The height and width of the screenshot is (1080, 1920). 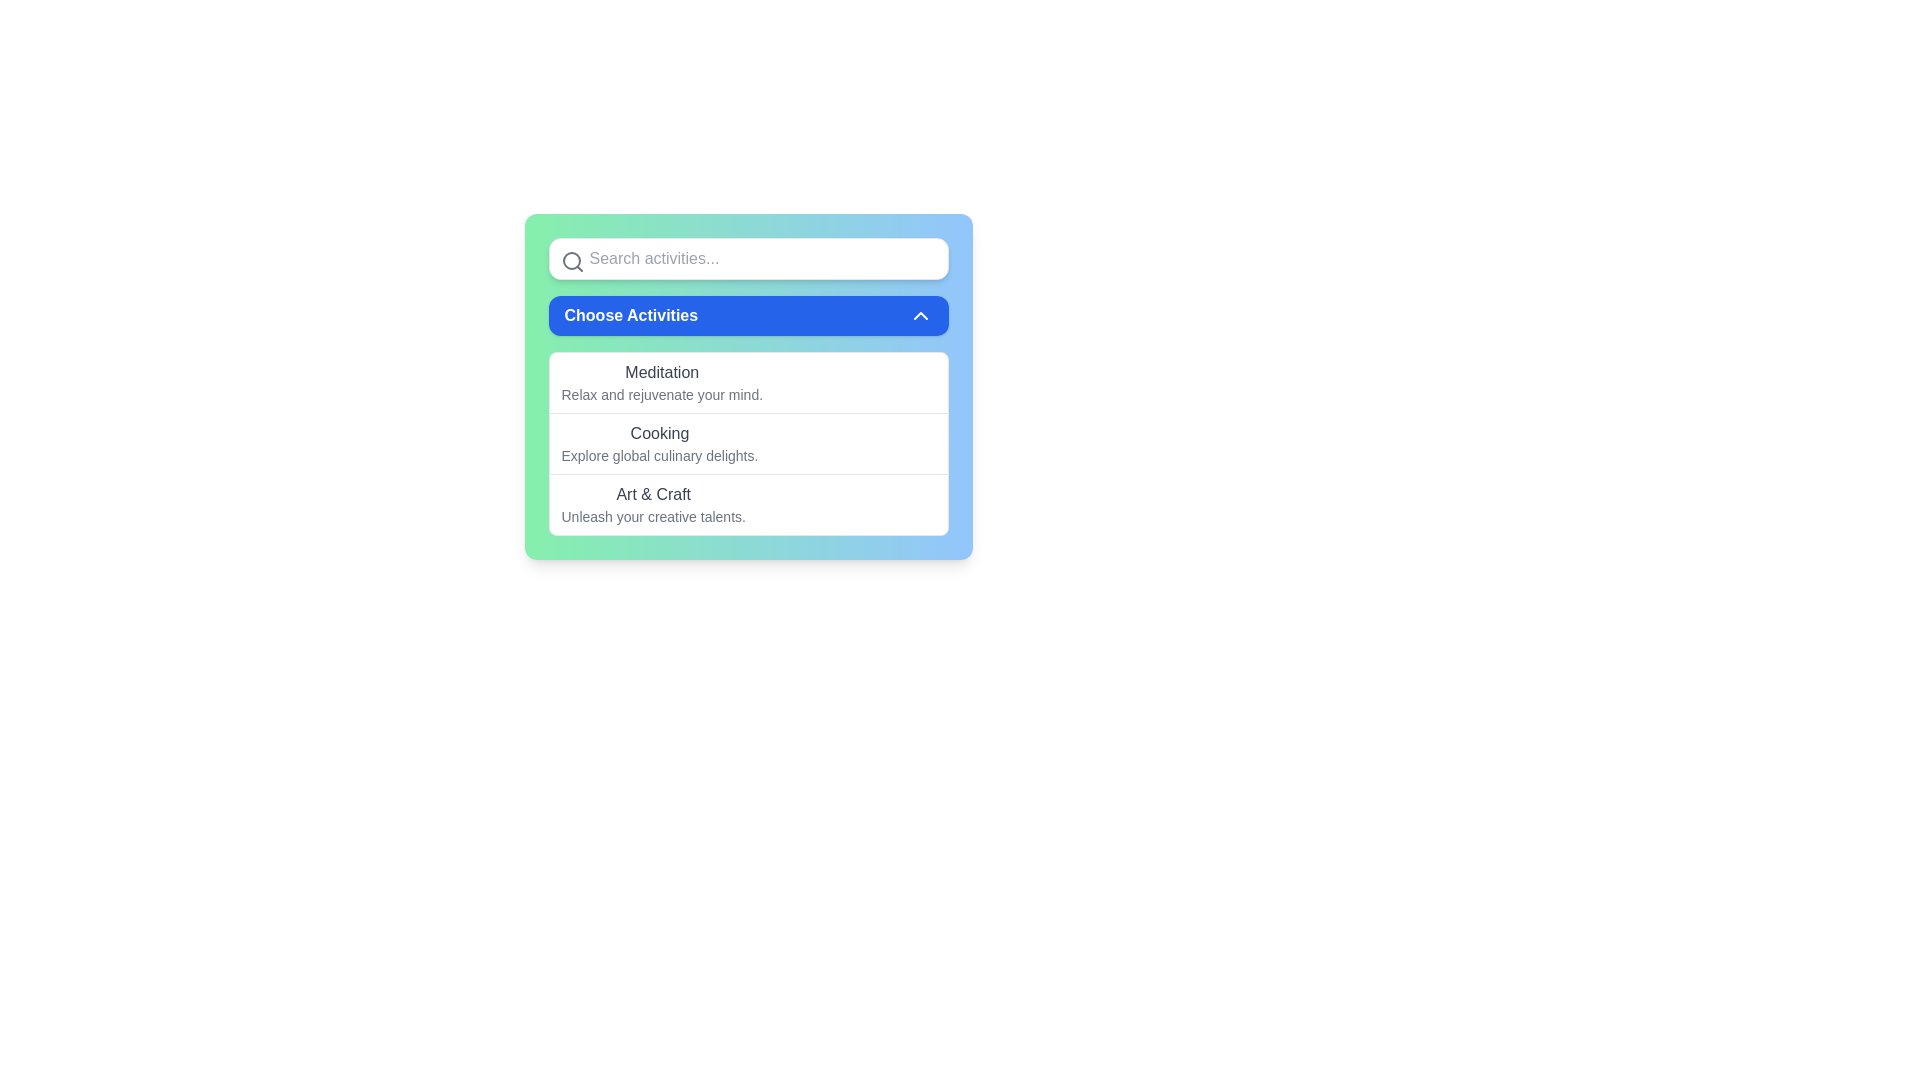 I want to click on the small upward-pointing chevron icon with a thin, white outline against a blue background, located at the far-right edge of the blue bar labeled 'Choose Activities', so click(x=919, y=315).